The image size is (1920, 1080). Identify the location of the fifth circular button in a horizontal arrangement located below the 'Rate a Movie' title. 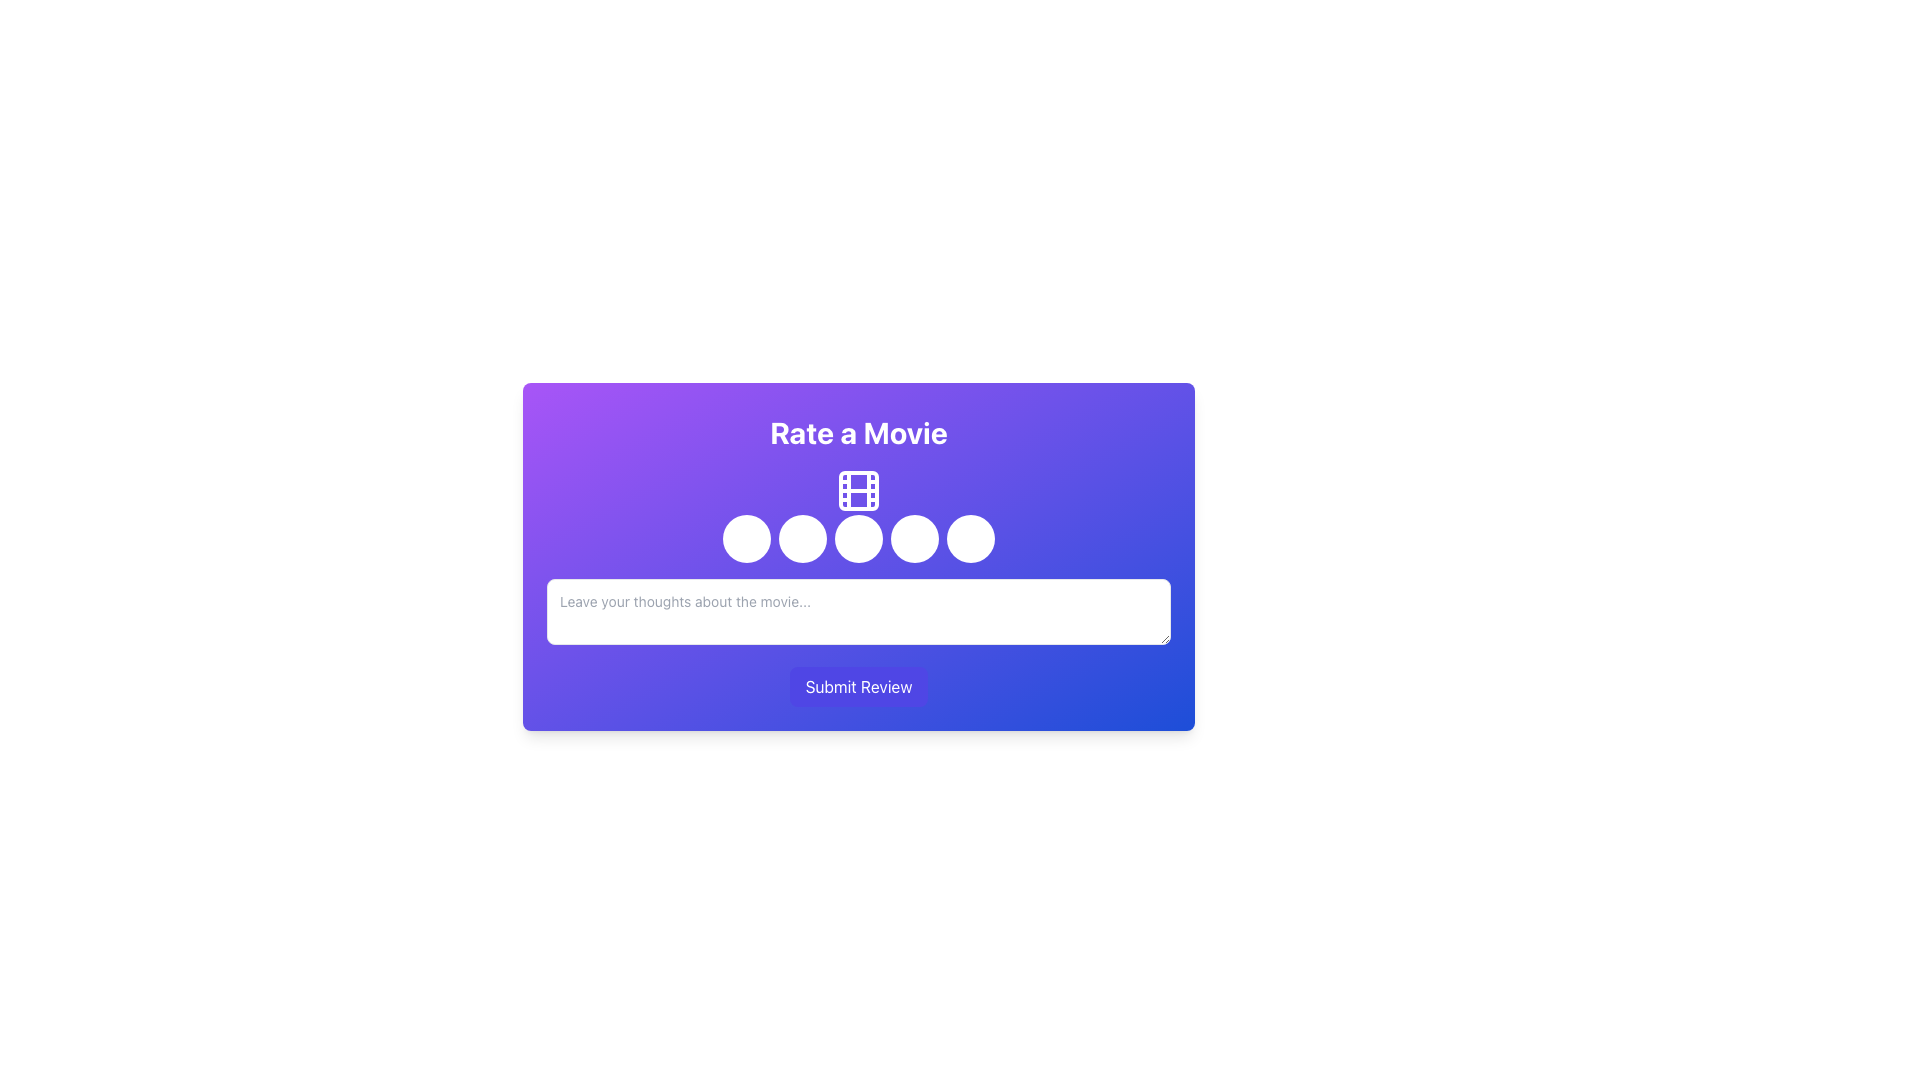
(914, 538).